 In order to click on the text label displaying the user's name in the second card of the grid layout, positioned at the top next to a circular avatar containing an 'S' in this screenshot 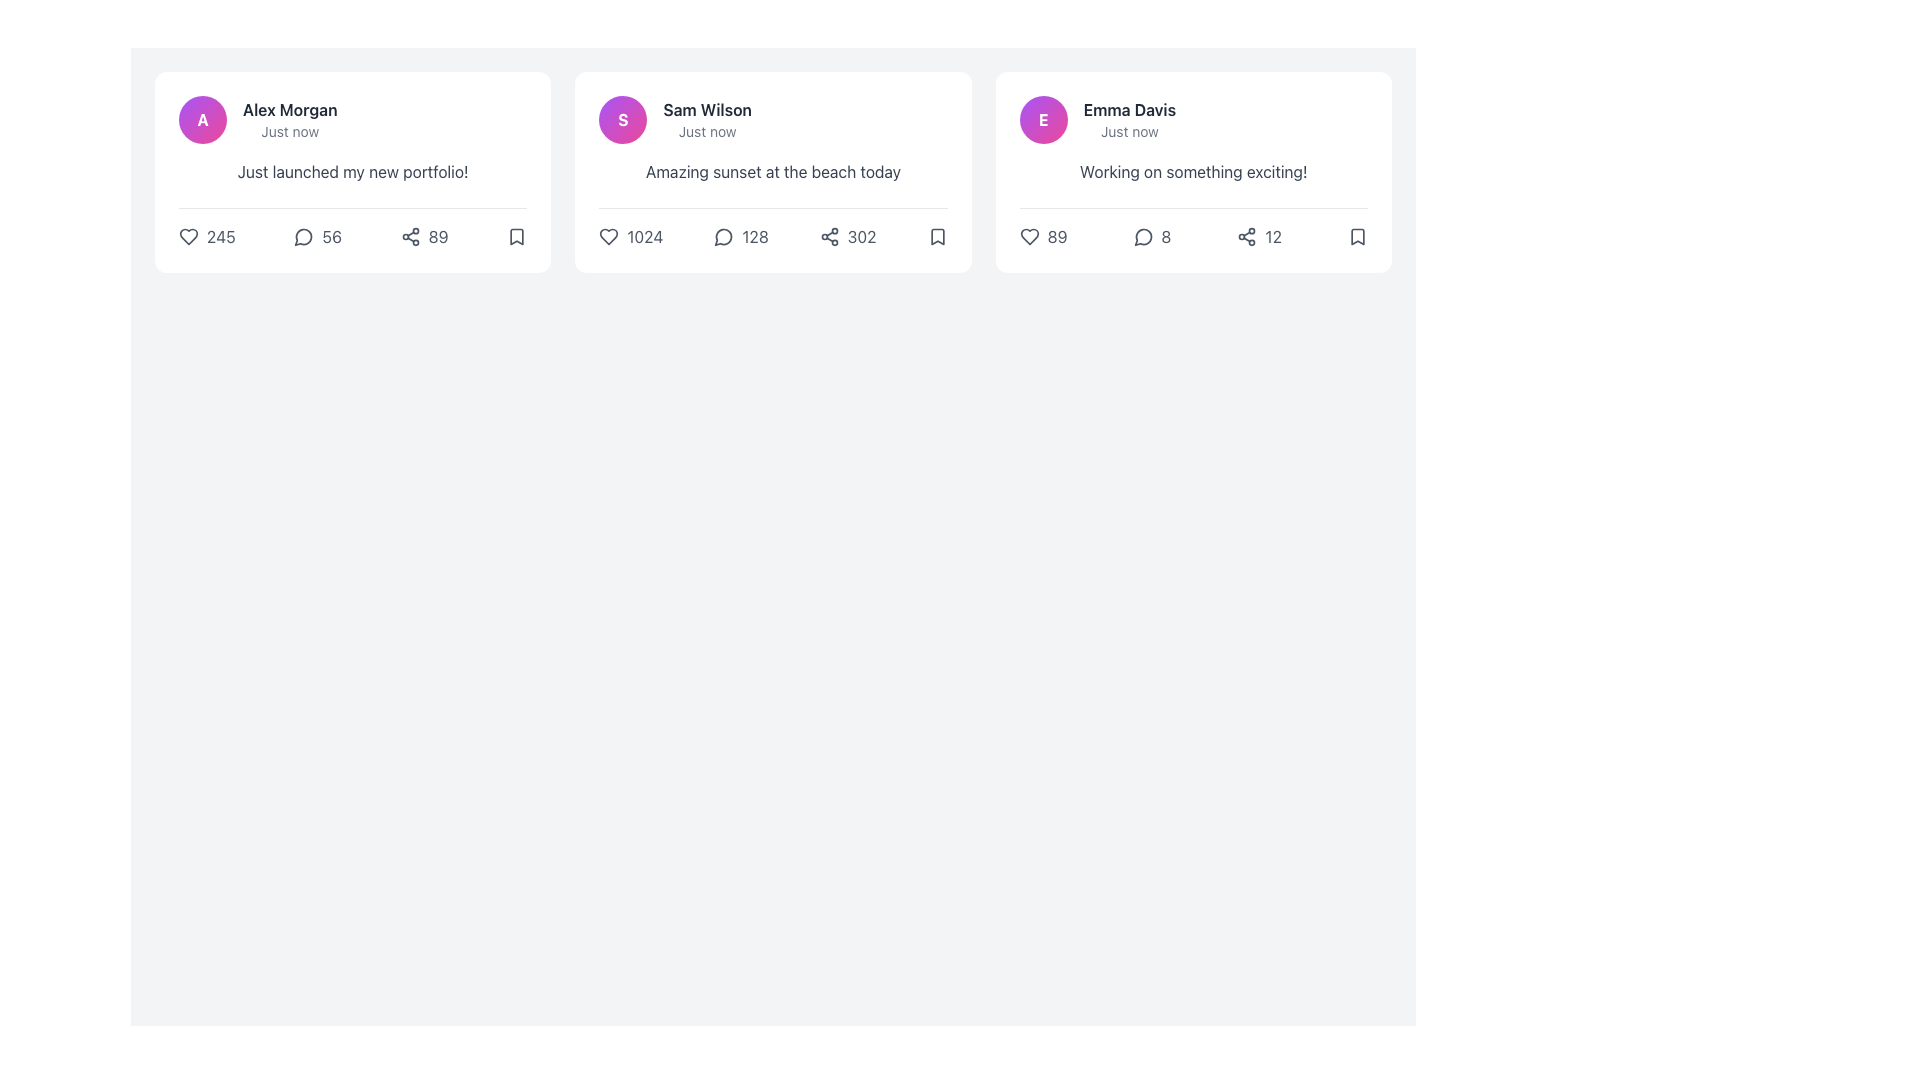, I will do `click(707, 110)`.